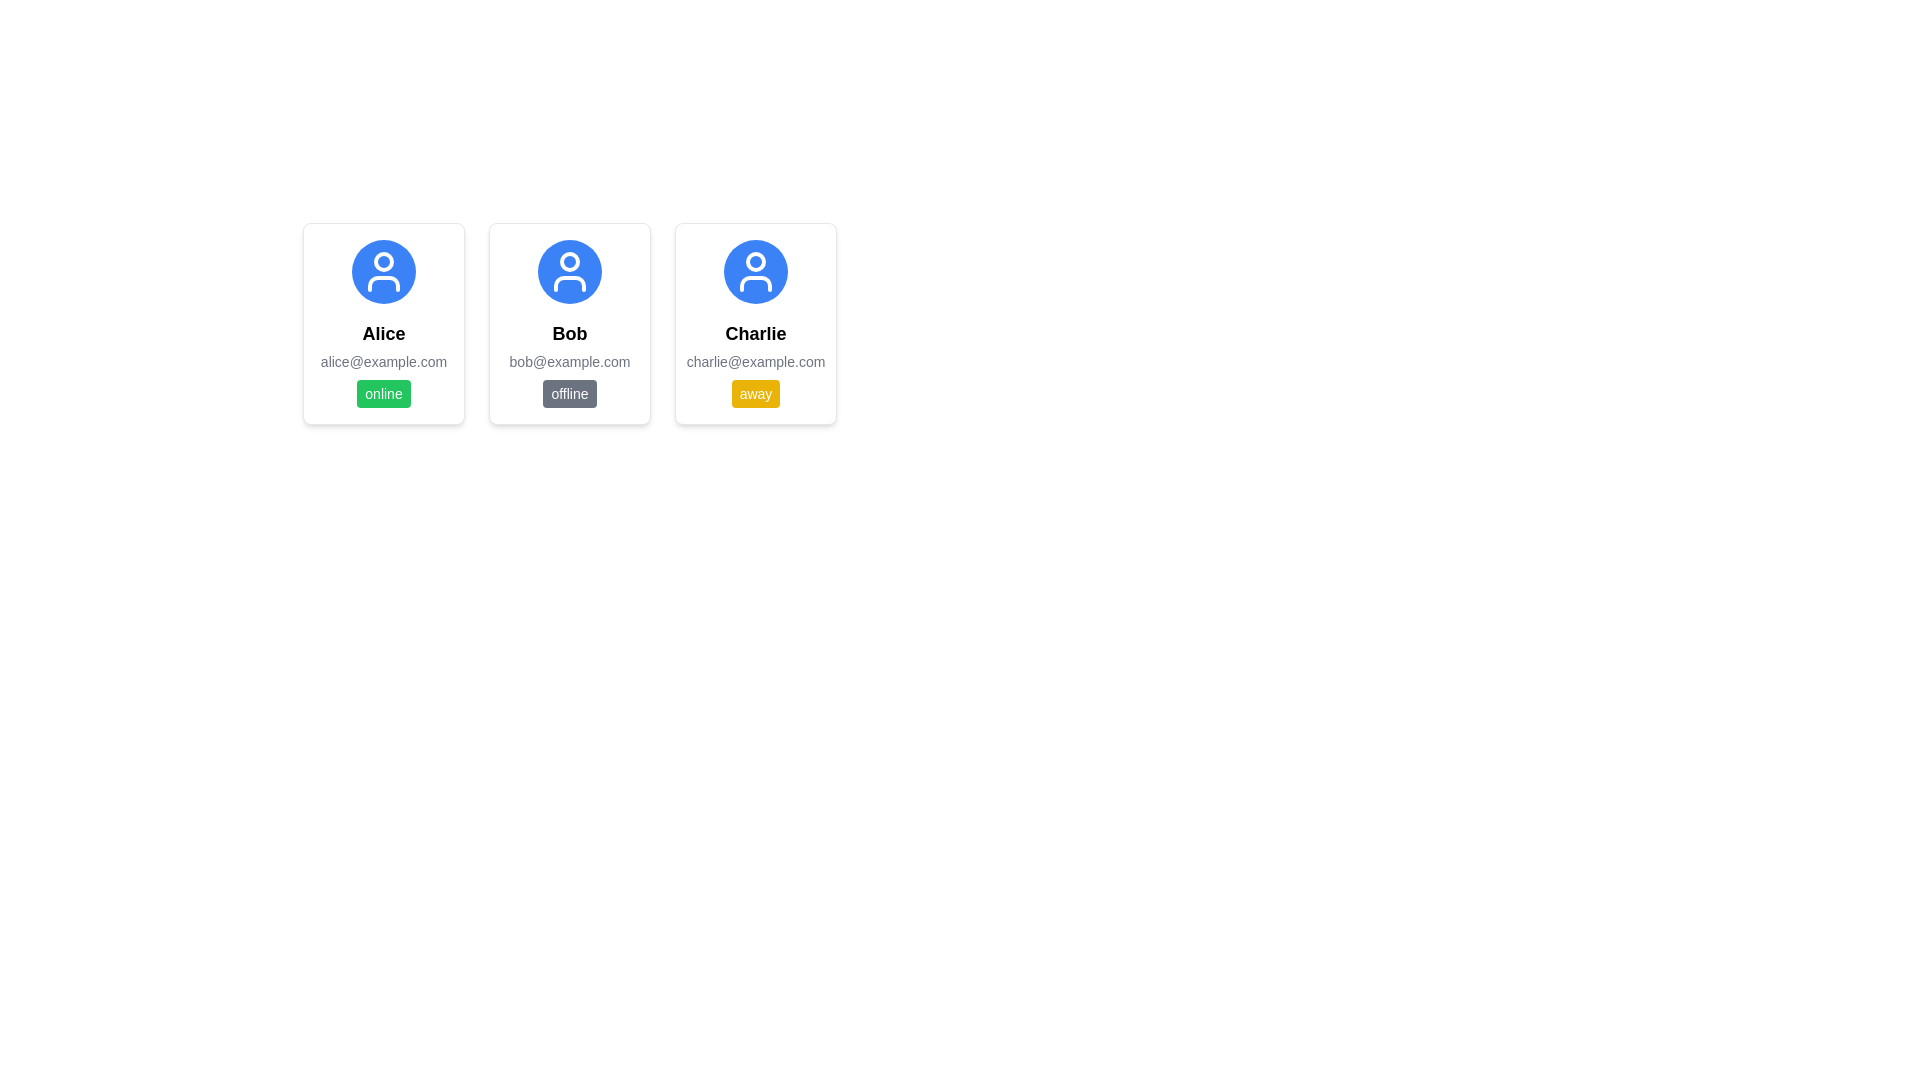 The image size is (1920, 1080). What do you see at coordinates (569, 272) in the screenshot?
I see `the circular blue button with a white user icon at its center, which is positioned above the text label 'Bob'` at bounding box center [569, 272].